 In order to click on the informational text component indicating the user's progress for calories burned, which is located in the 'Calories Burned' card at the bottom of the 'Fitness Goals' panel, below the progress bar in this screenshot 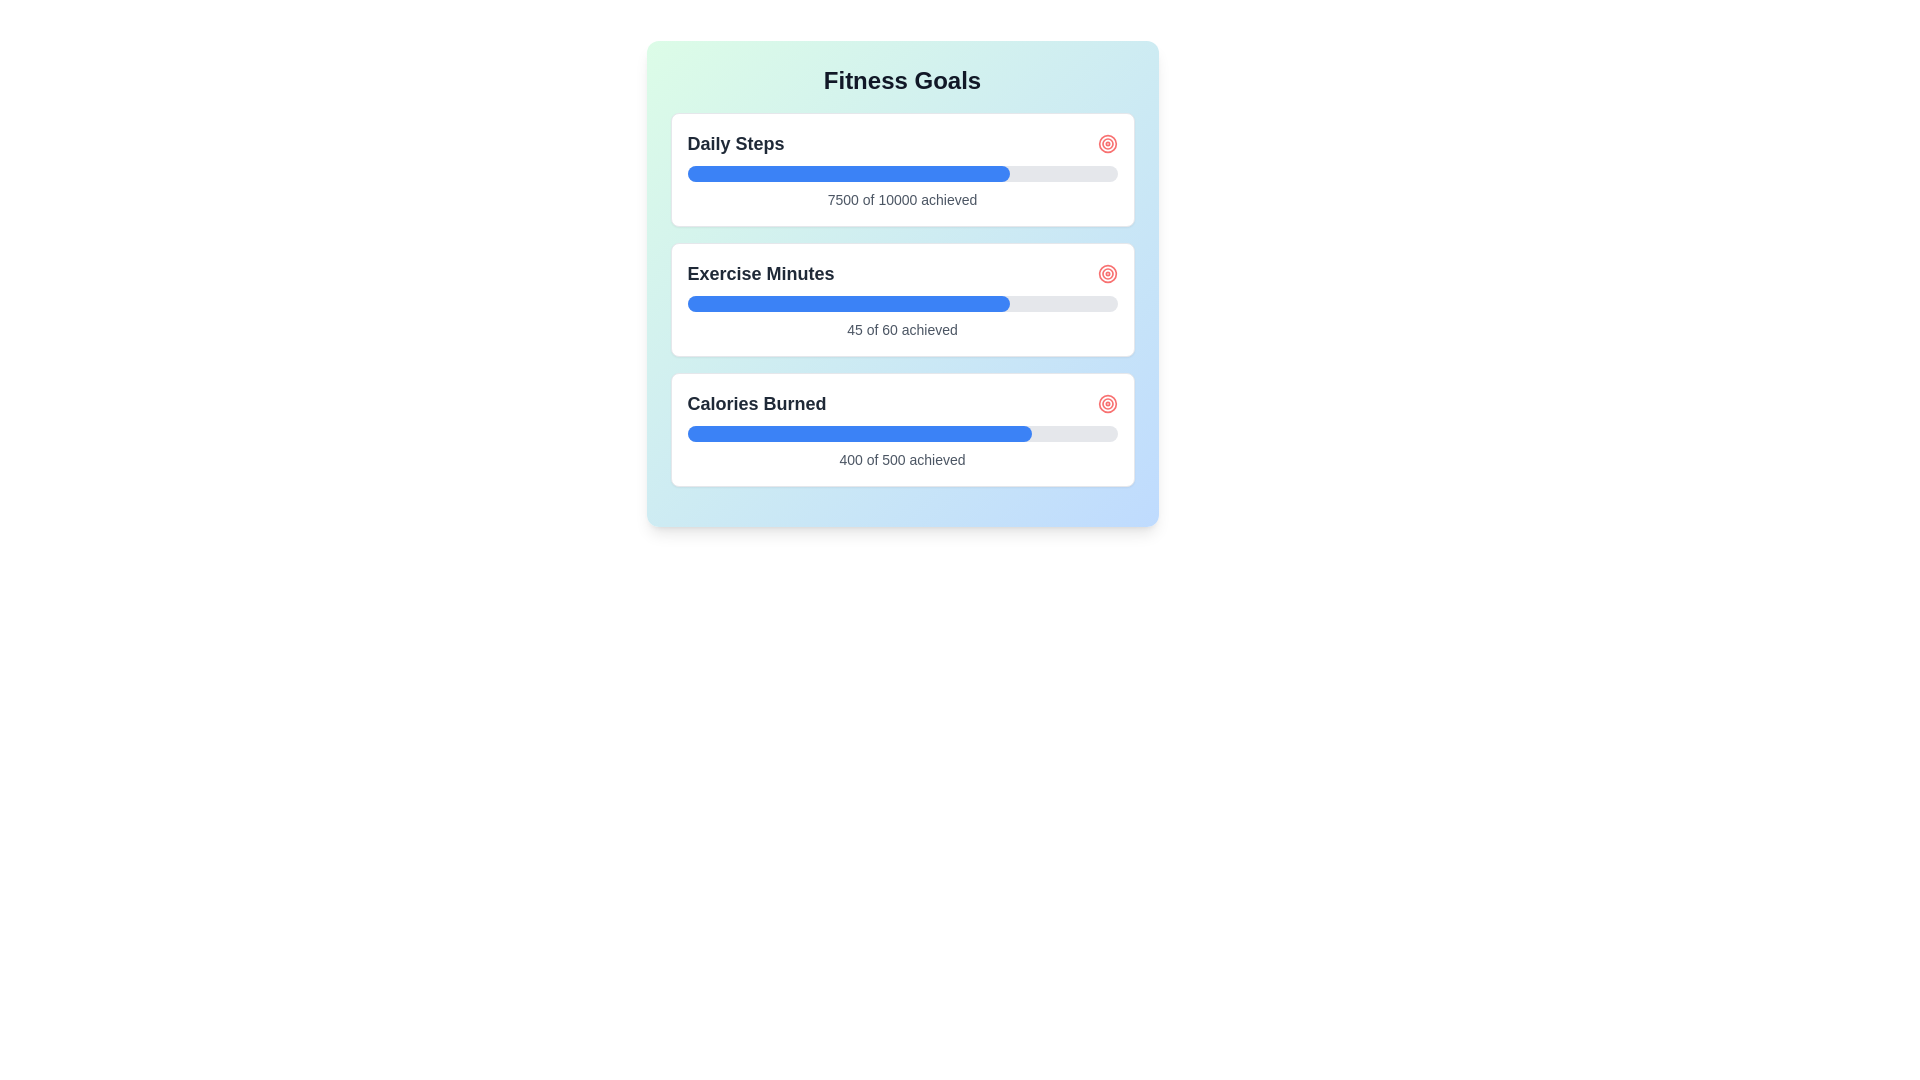, I will do `click(901, 459)`.